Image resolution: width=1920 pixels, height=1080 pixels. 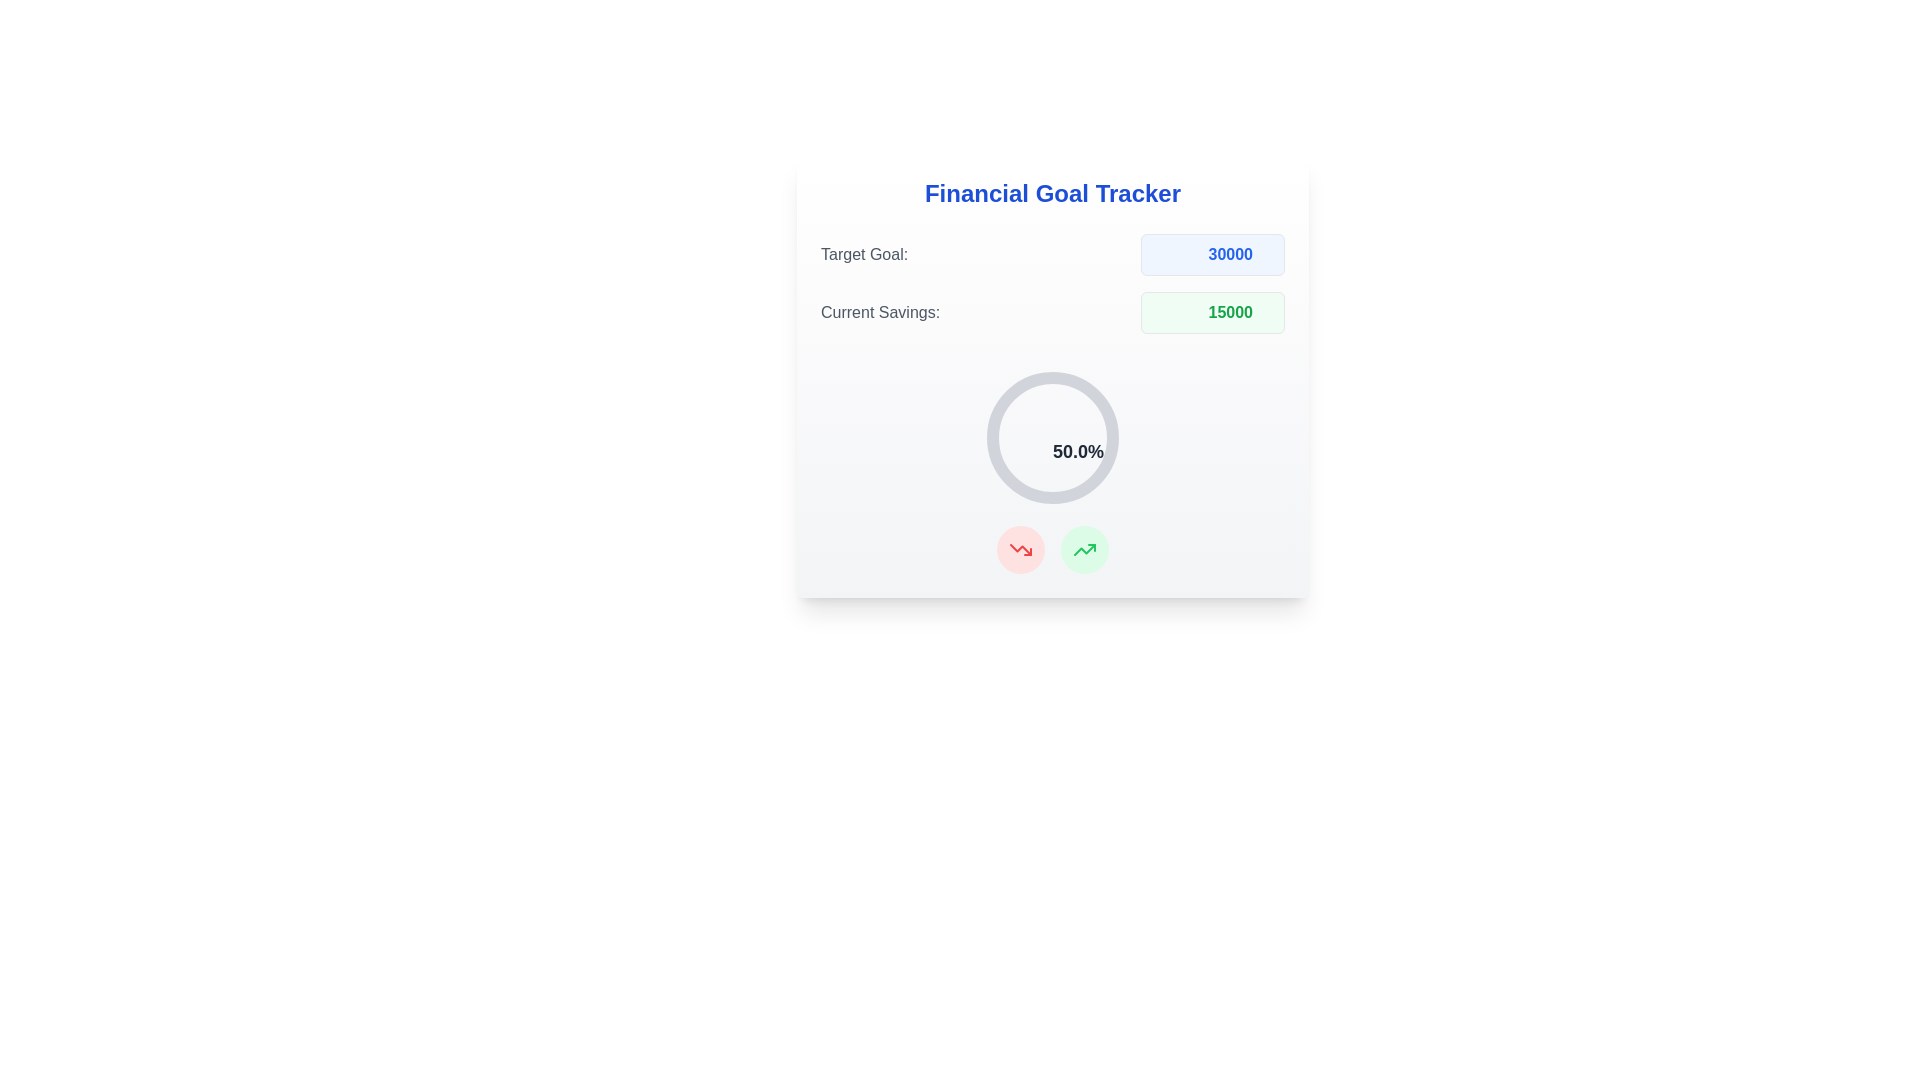 I want to click on the Circular SVG that outlines the boundary of a graphic component, located below the 'Target Goal' and 'Current Savings' text fields, so click(x=1051, y=437).